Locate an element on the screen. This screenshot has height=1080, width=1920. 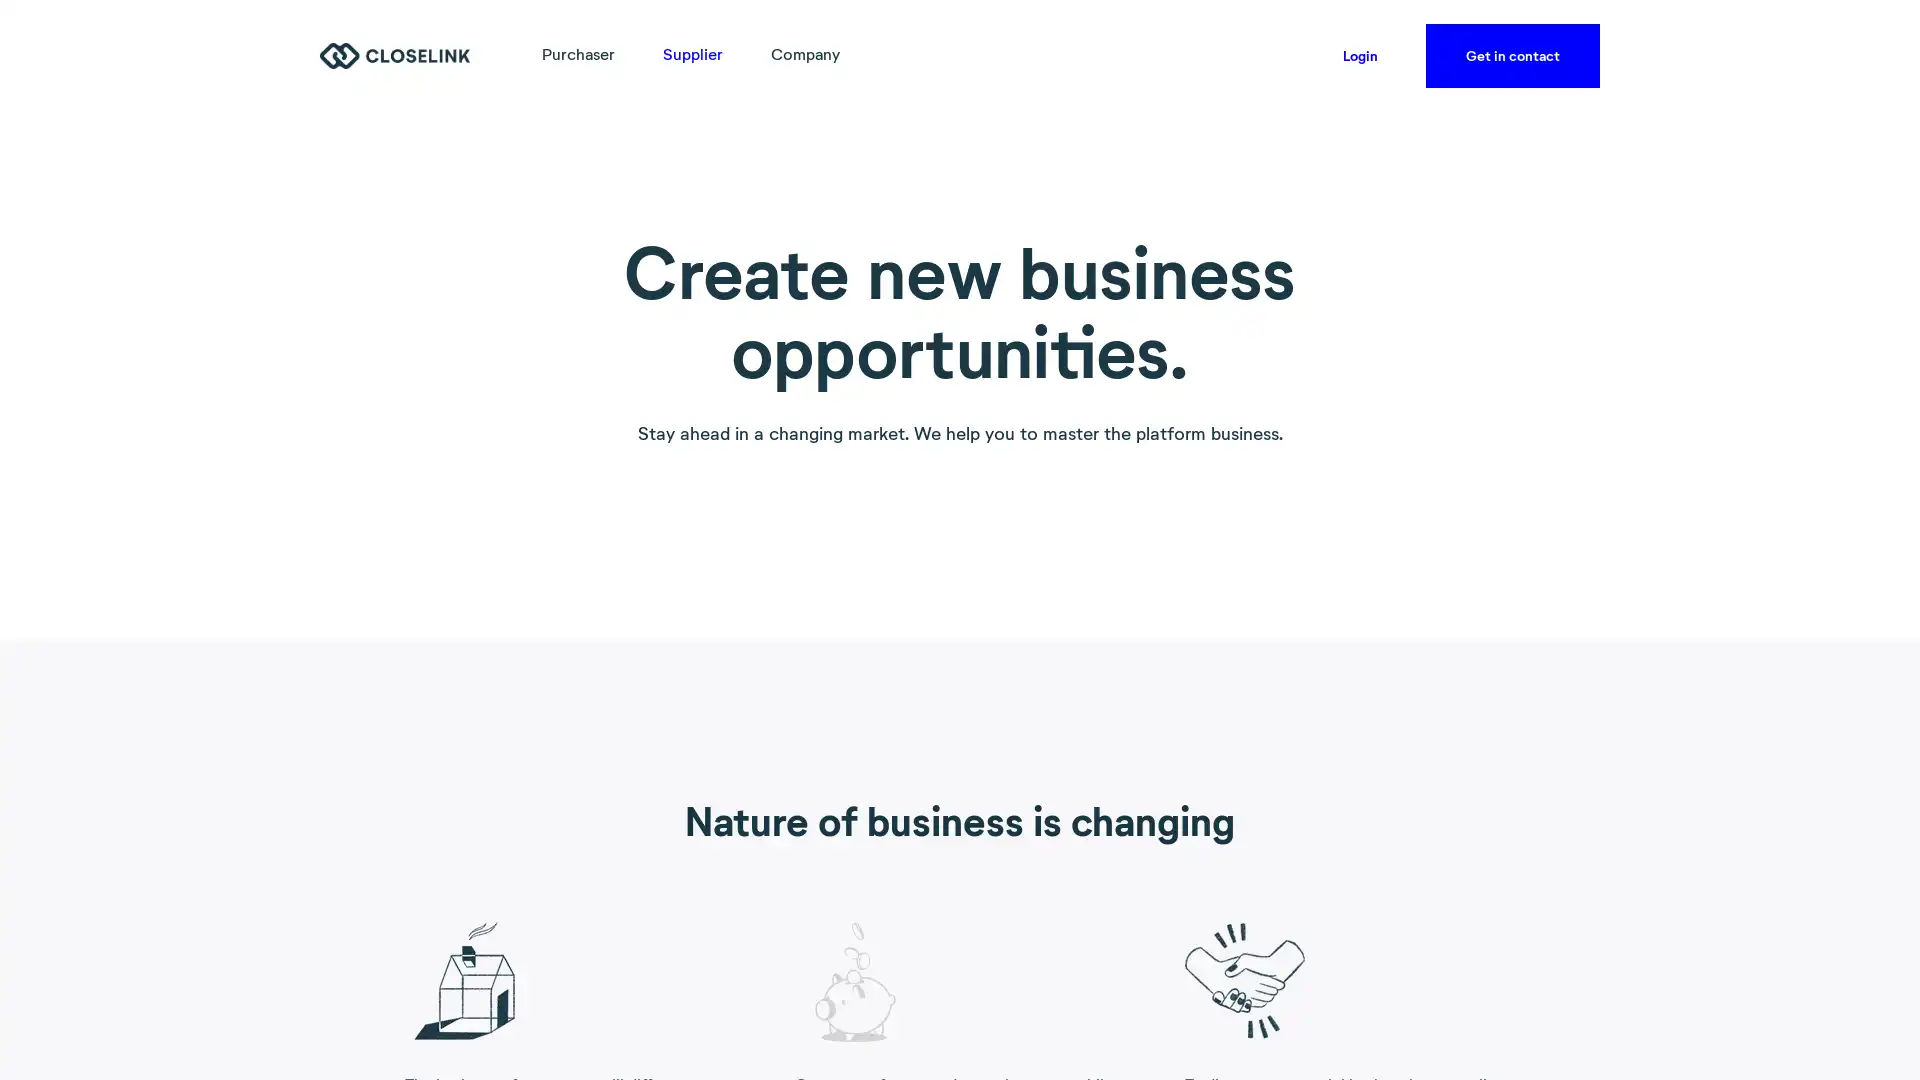
Accept all is located at coordinates (1091, 697).